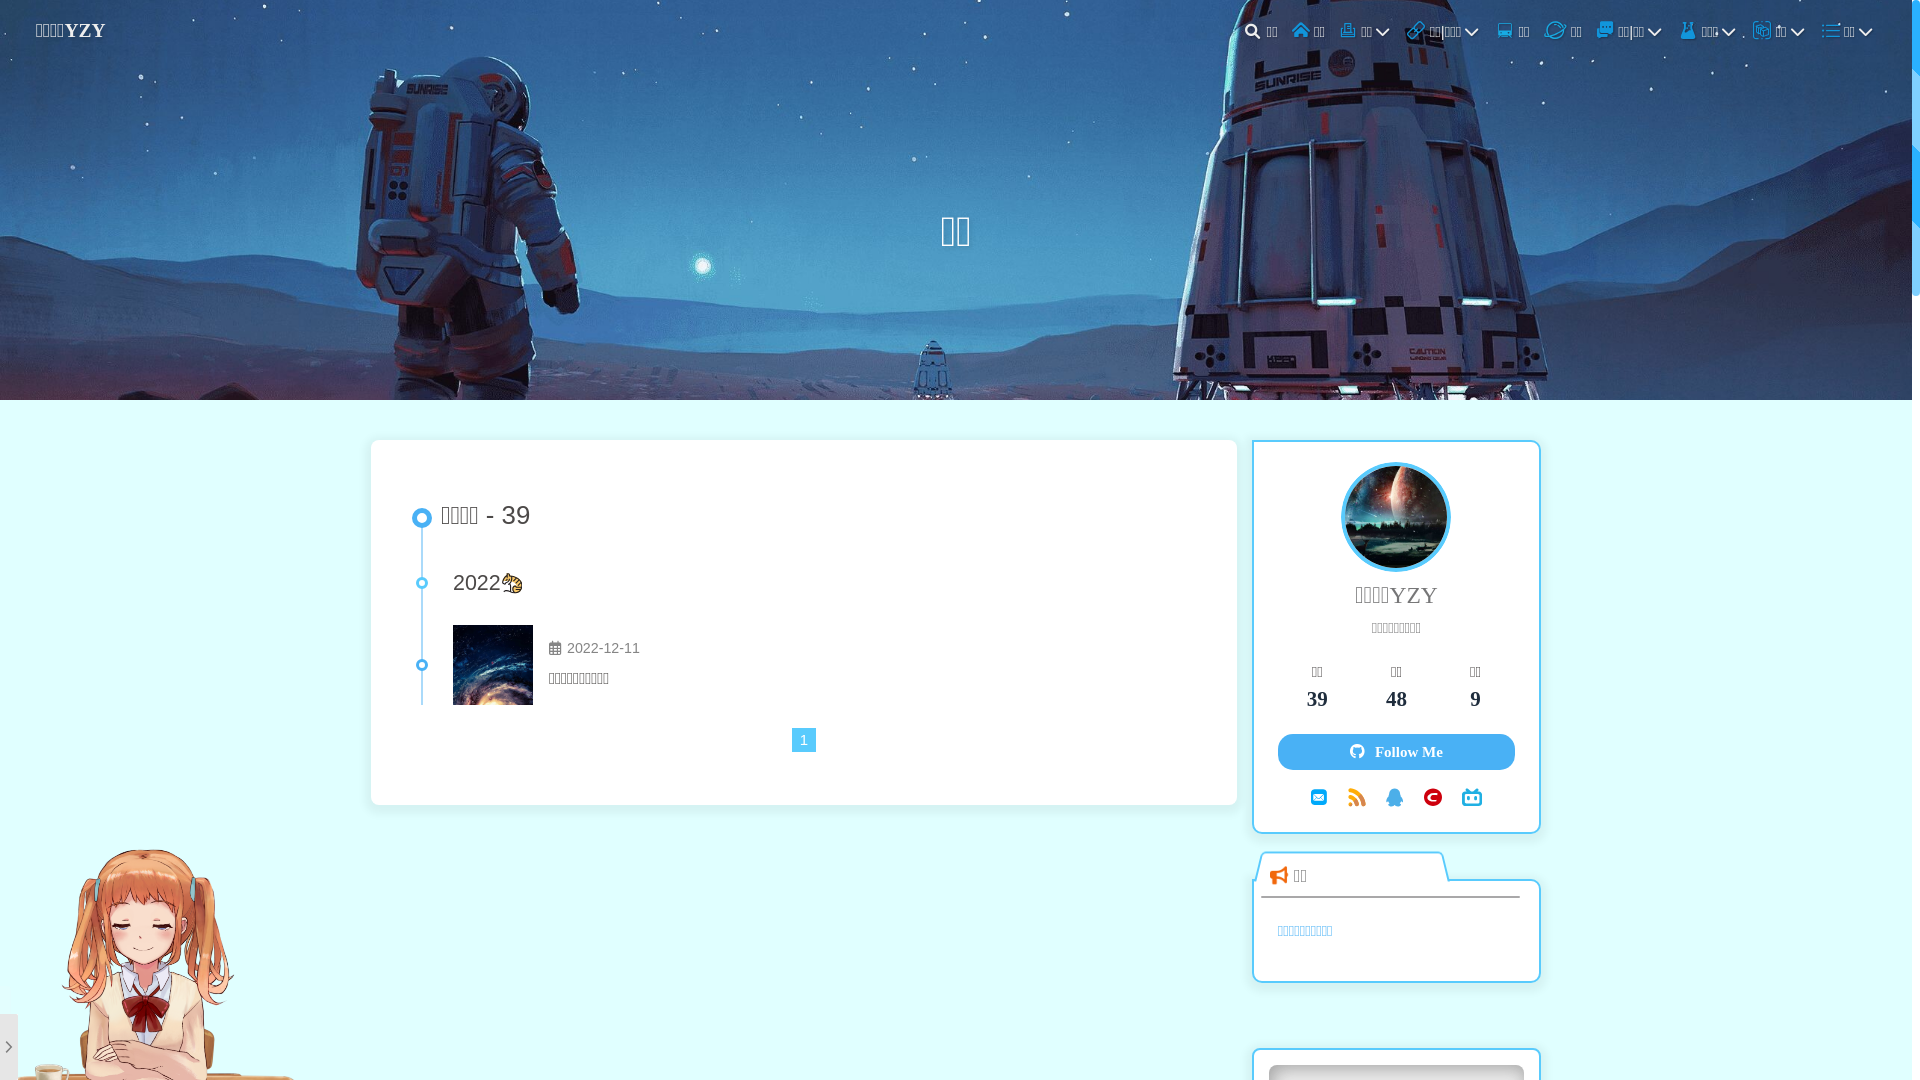 This screenshot has width=1920, height=1080. I want to click on 'Email', so click(1319, 796).